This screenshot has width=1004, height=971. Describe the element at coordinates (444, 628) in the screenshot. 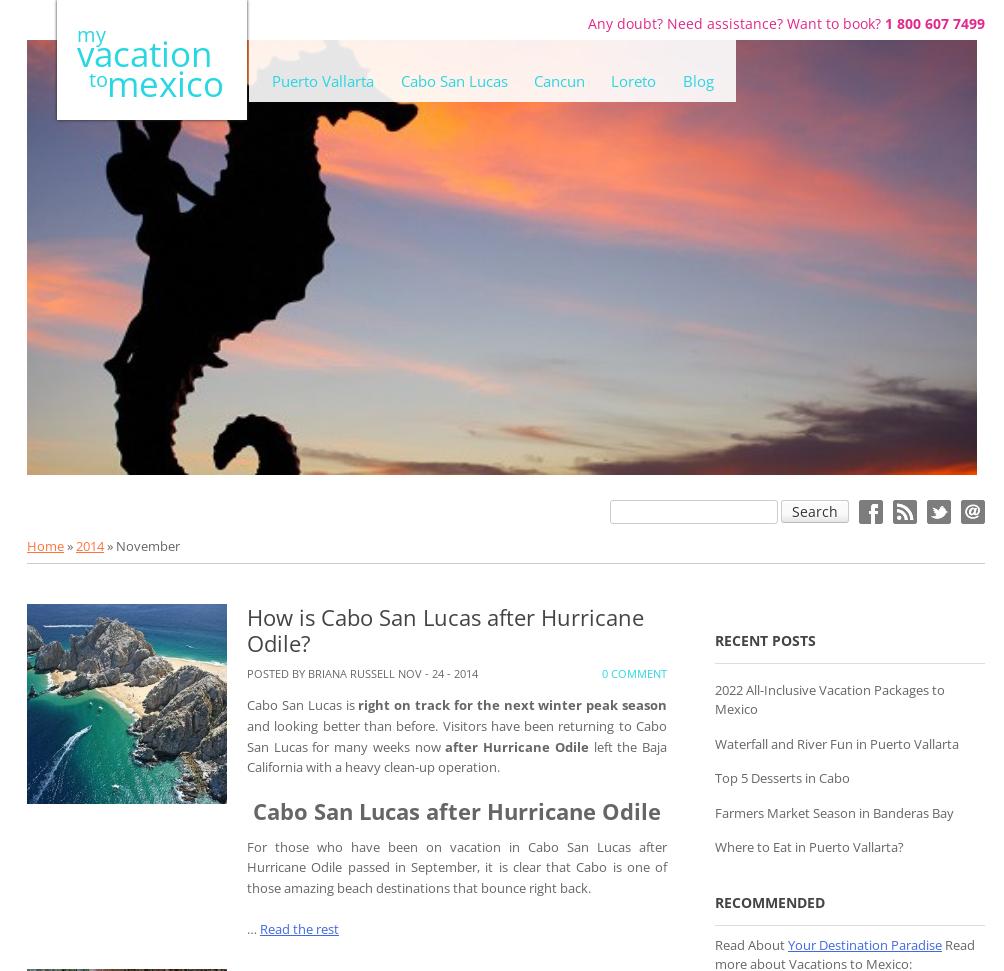

I see `'How is Cabo San Lucas after Hurricane Odile?'` at that location.